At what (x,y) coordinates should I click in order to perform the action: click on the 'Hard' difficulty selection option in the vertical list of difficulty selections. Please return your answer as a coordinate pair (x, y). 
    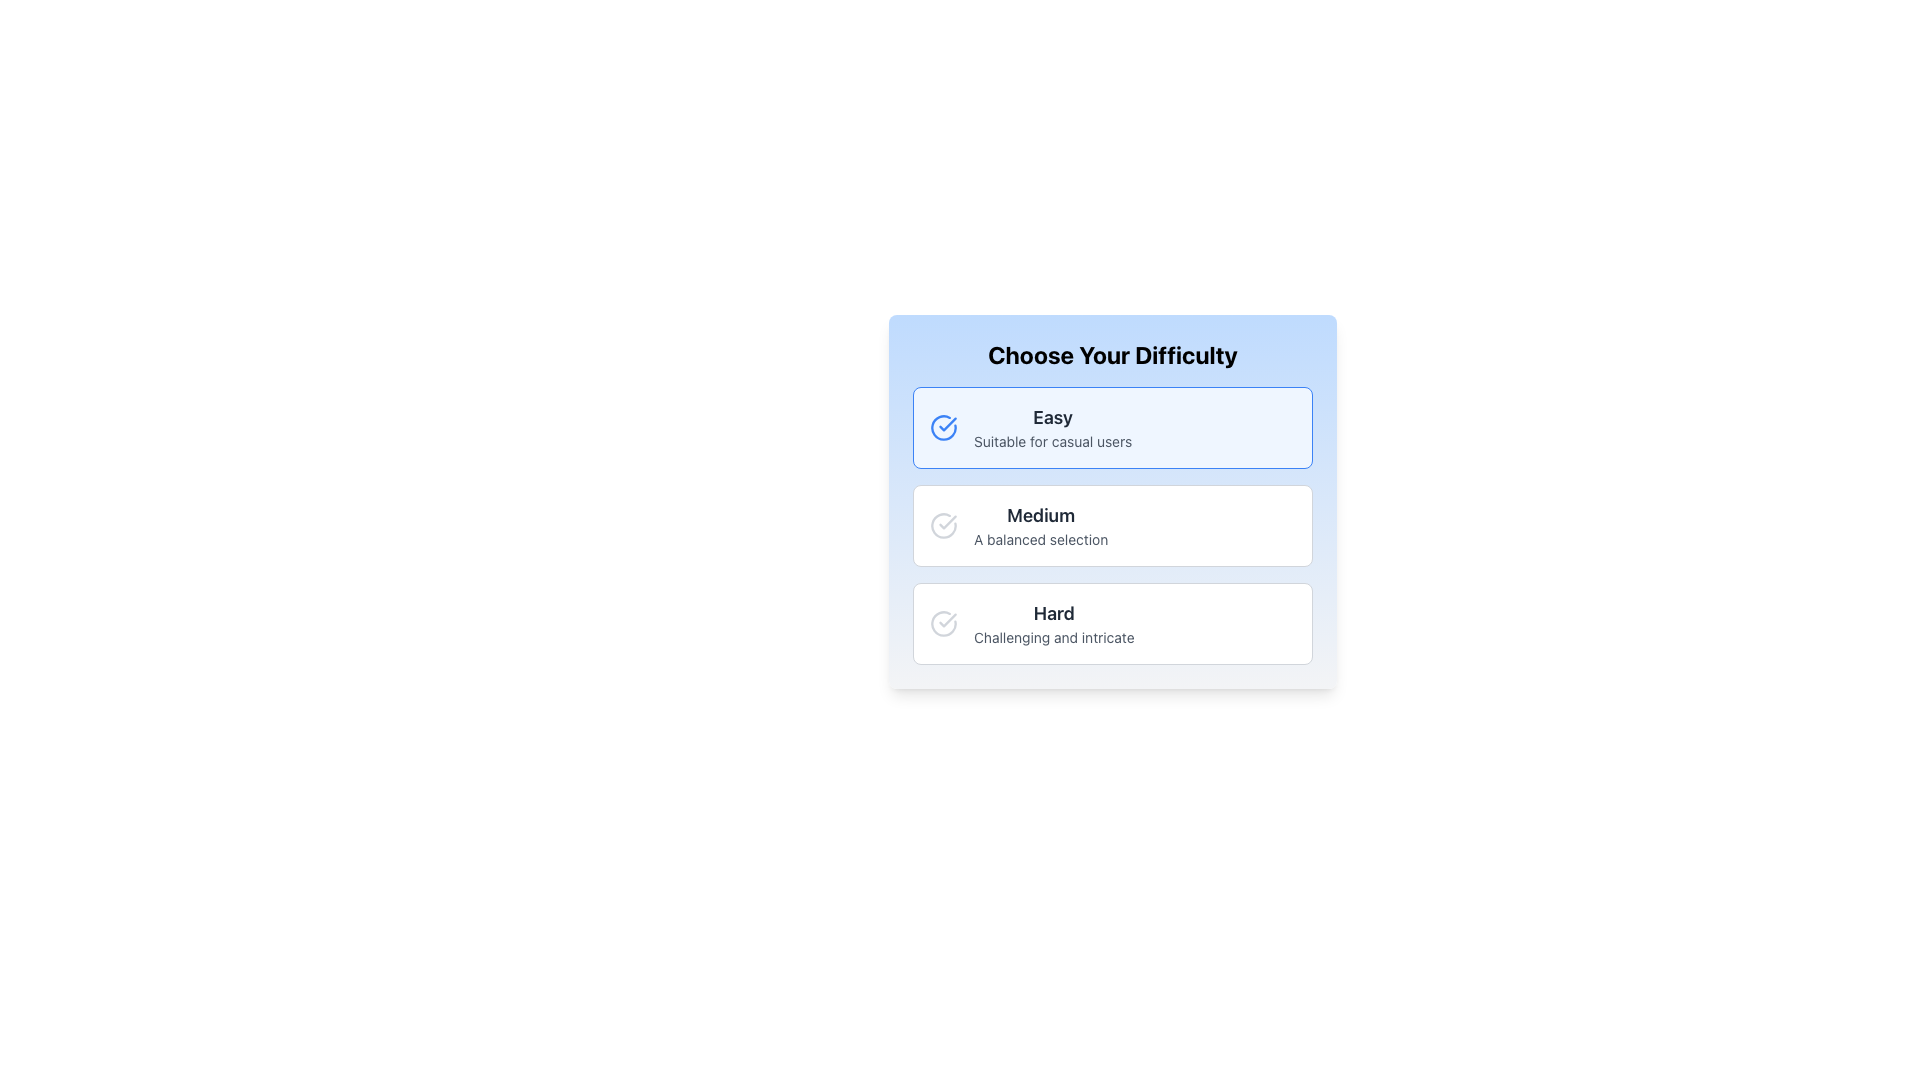
    Looking at the image, I should click on (1053, 623).